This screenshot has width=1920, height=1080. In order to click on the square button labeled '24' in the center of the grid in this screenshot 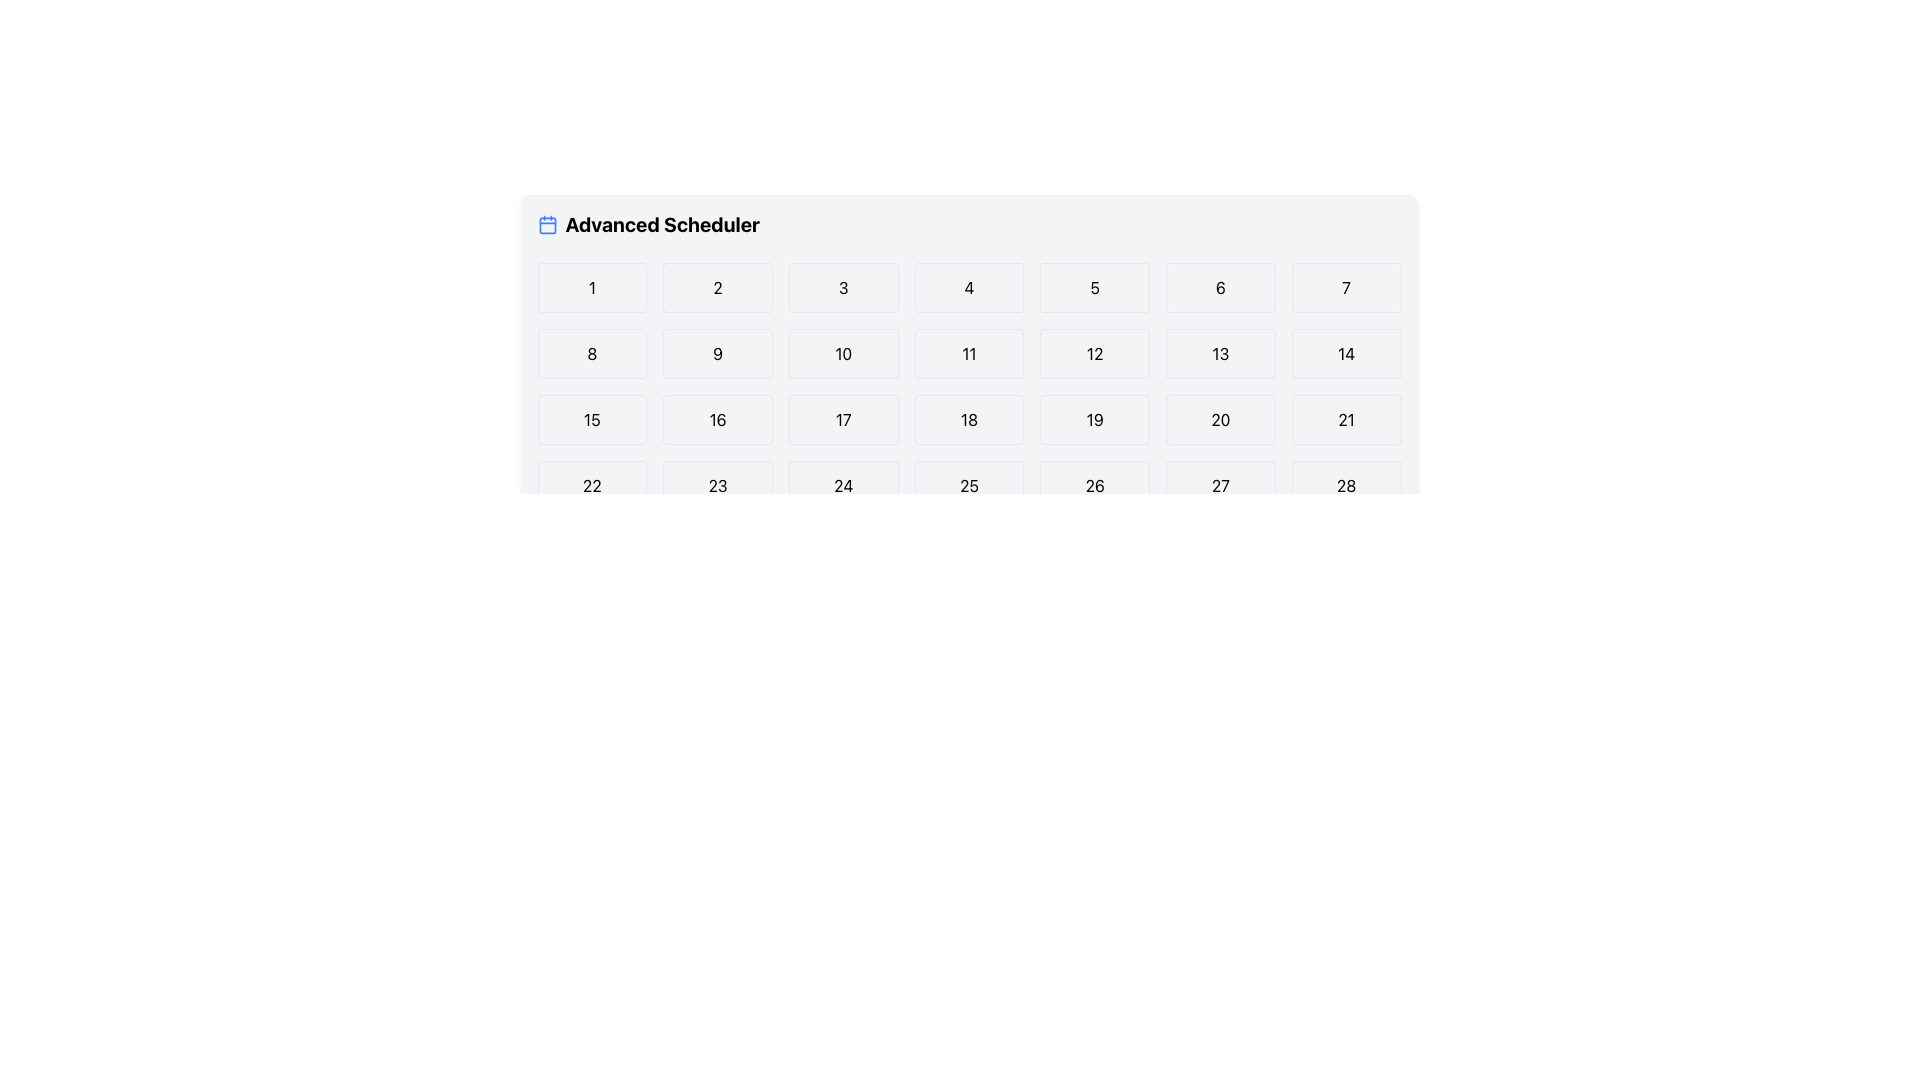, I will do `click(843, 486)`.